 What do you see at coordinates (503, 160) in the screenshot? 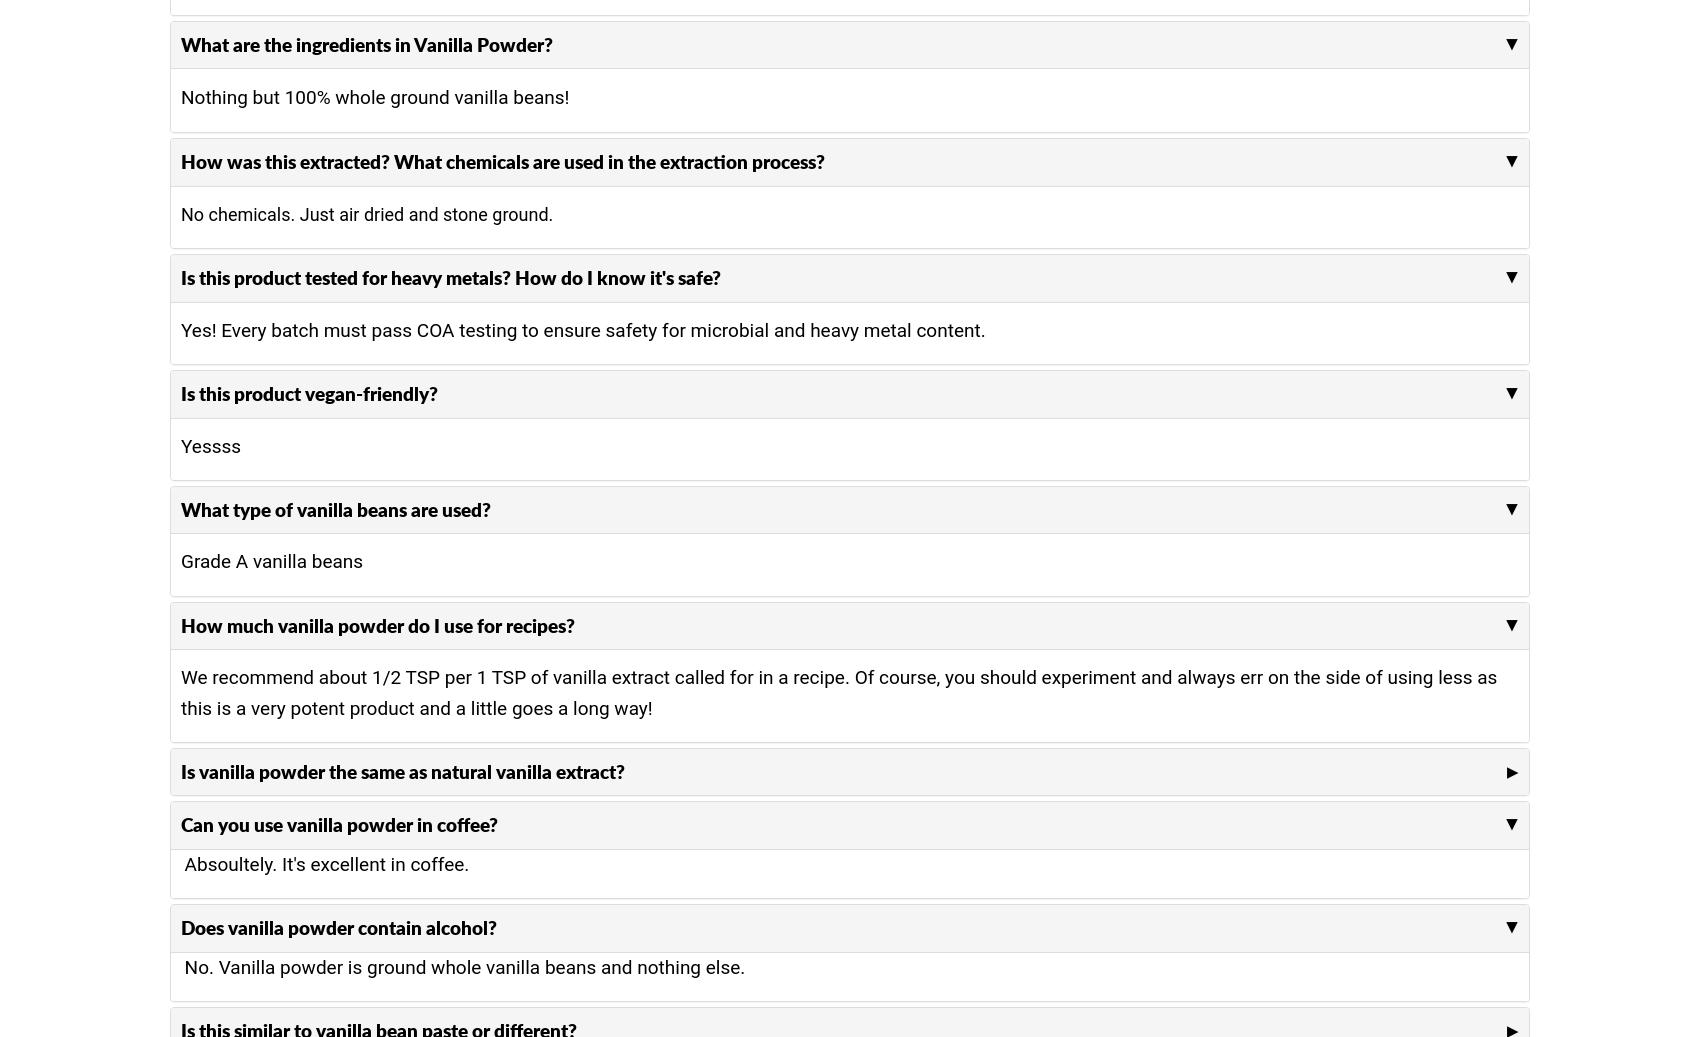
I see `'How was this extracted? What chemicals are used in the extraction process?'` at bounding box center [503, 160].